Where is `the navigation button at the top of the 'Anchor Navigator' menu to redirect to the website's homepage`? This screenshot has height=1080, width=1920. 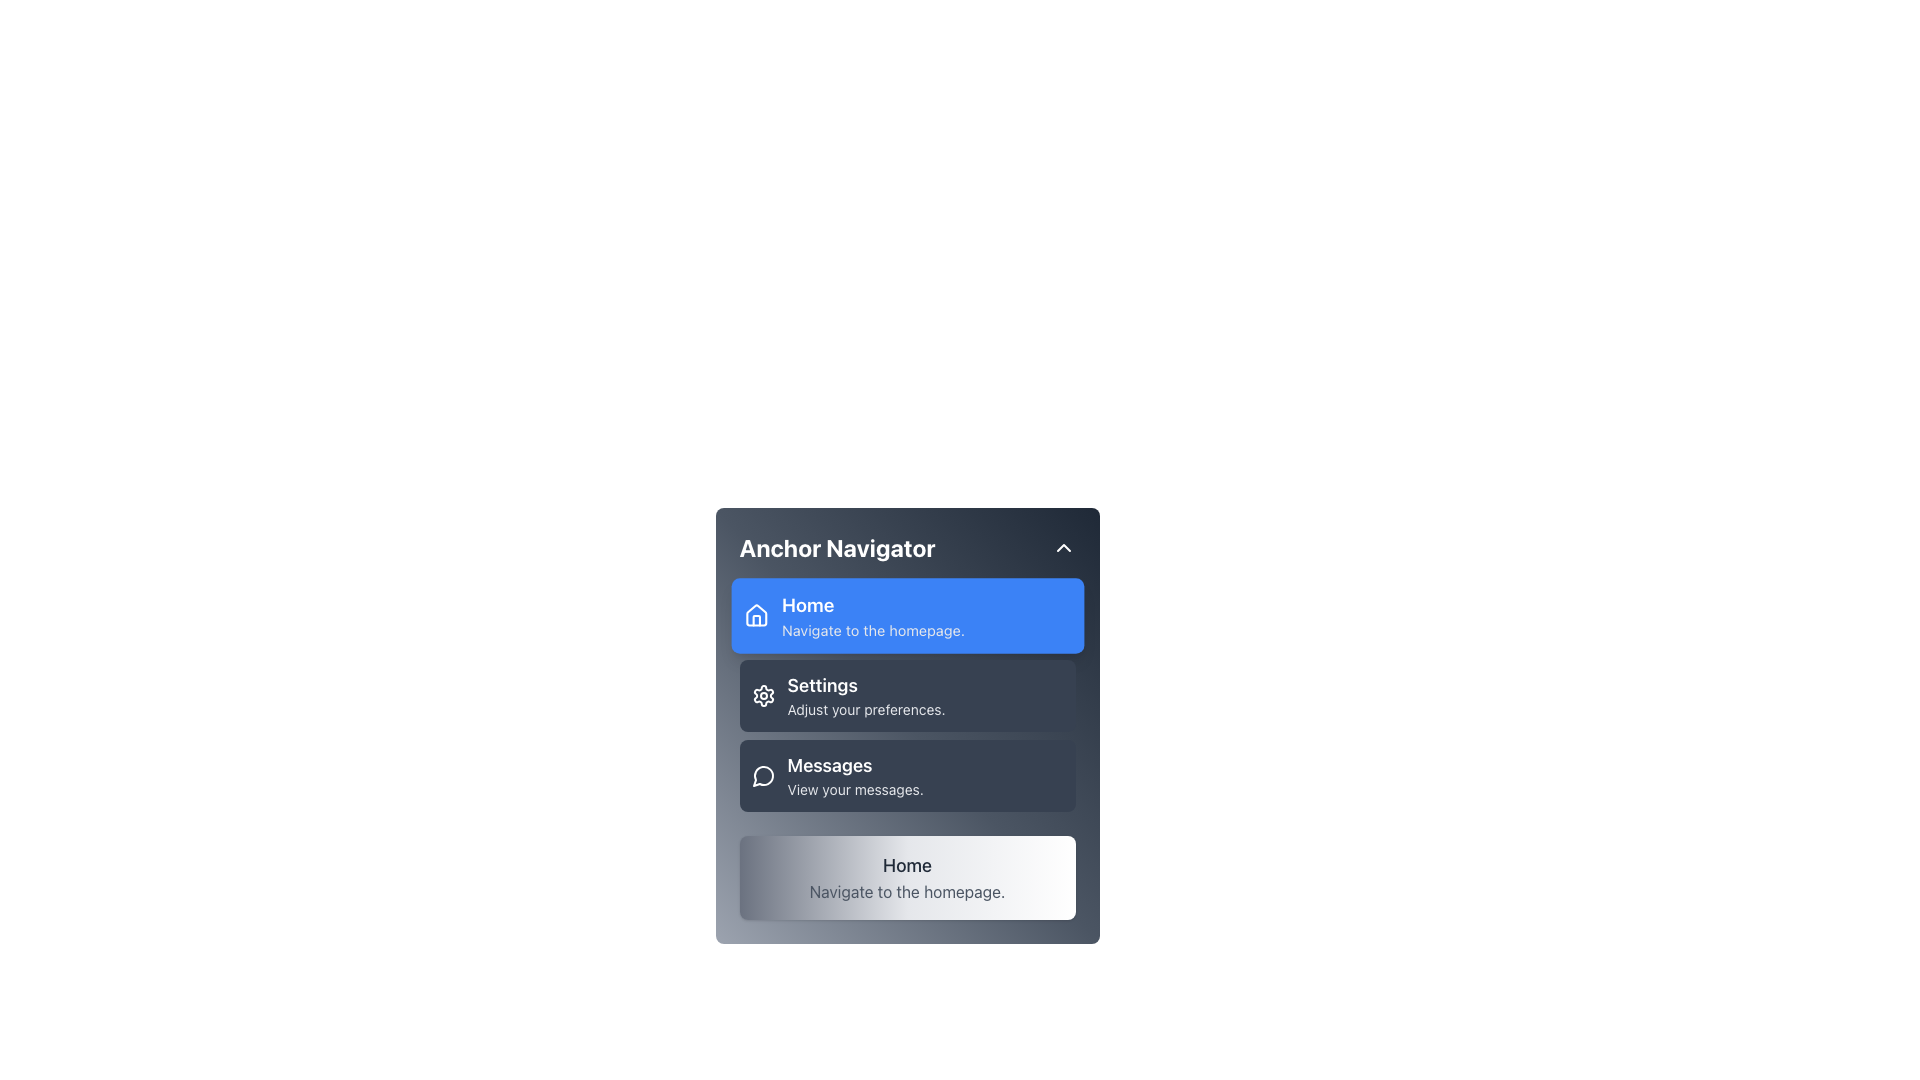 the navigation button at the top of the 'Anchor Navigator' menu to redirect to the website's homepage is located at coordinates (906, 615).